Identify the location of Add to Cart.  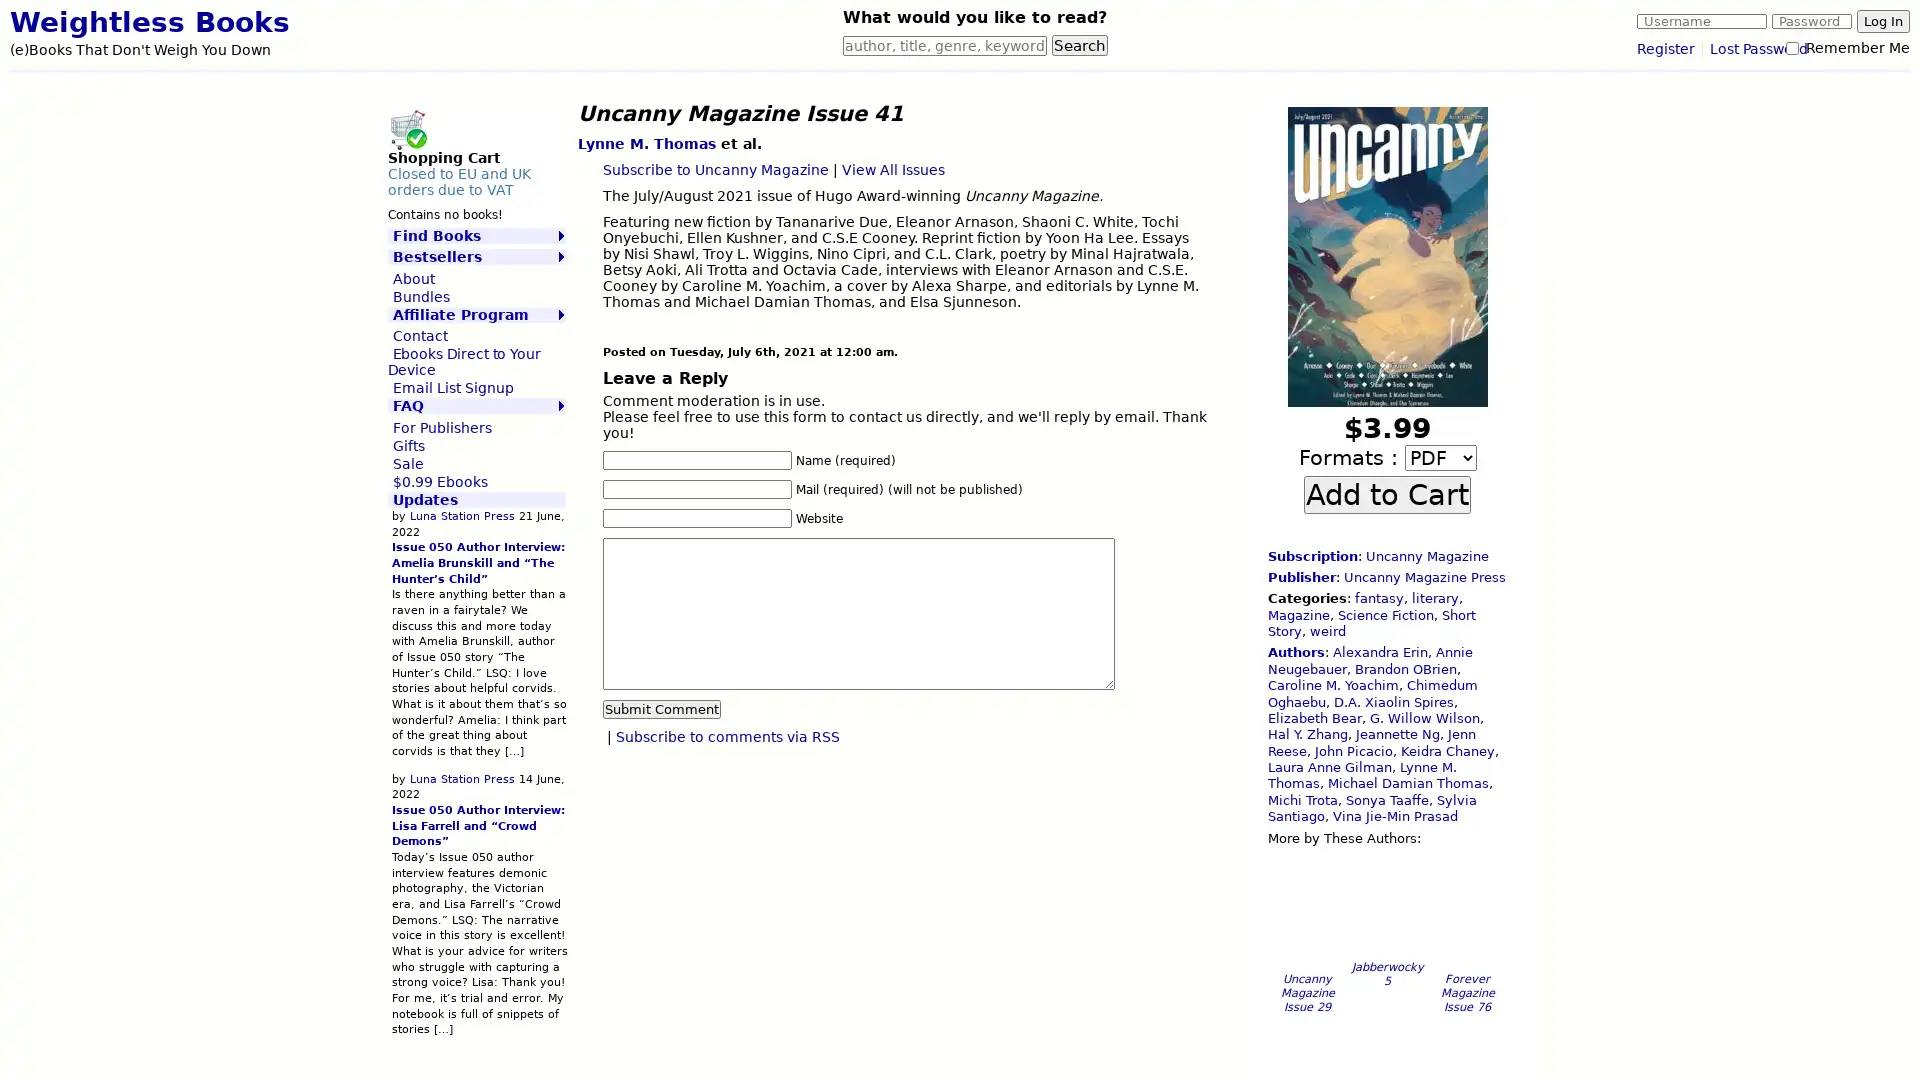
(1386, 493).